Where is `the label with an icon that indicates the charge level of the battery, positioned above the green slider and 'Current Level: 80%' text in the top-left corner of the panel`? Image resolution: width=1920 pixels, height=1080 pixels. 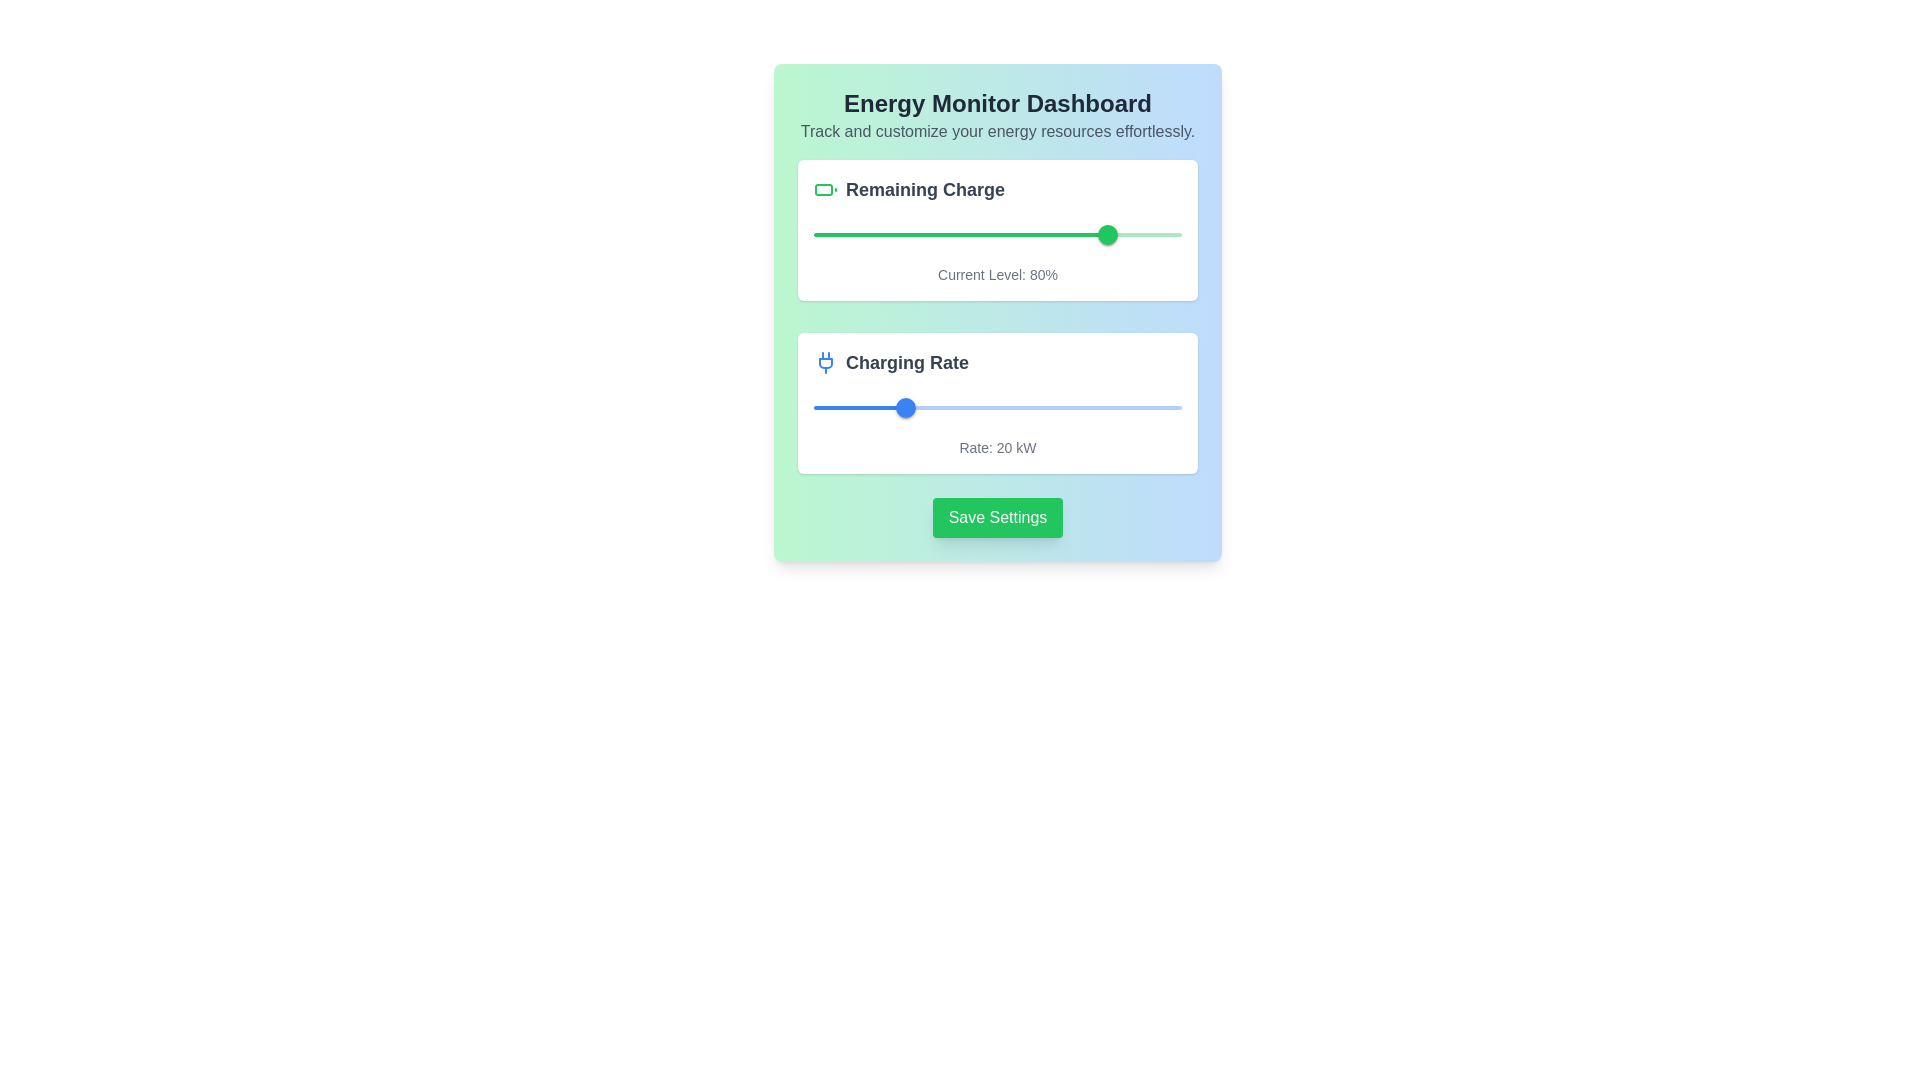 the label with an icon that indicates the charge level of the battery, positioned above the green slider and 'Current Level: 80%' text in the top-left corner of the panel is located at coordinates (998, 189).